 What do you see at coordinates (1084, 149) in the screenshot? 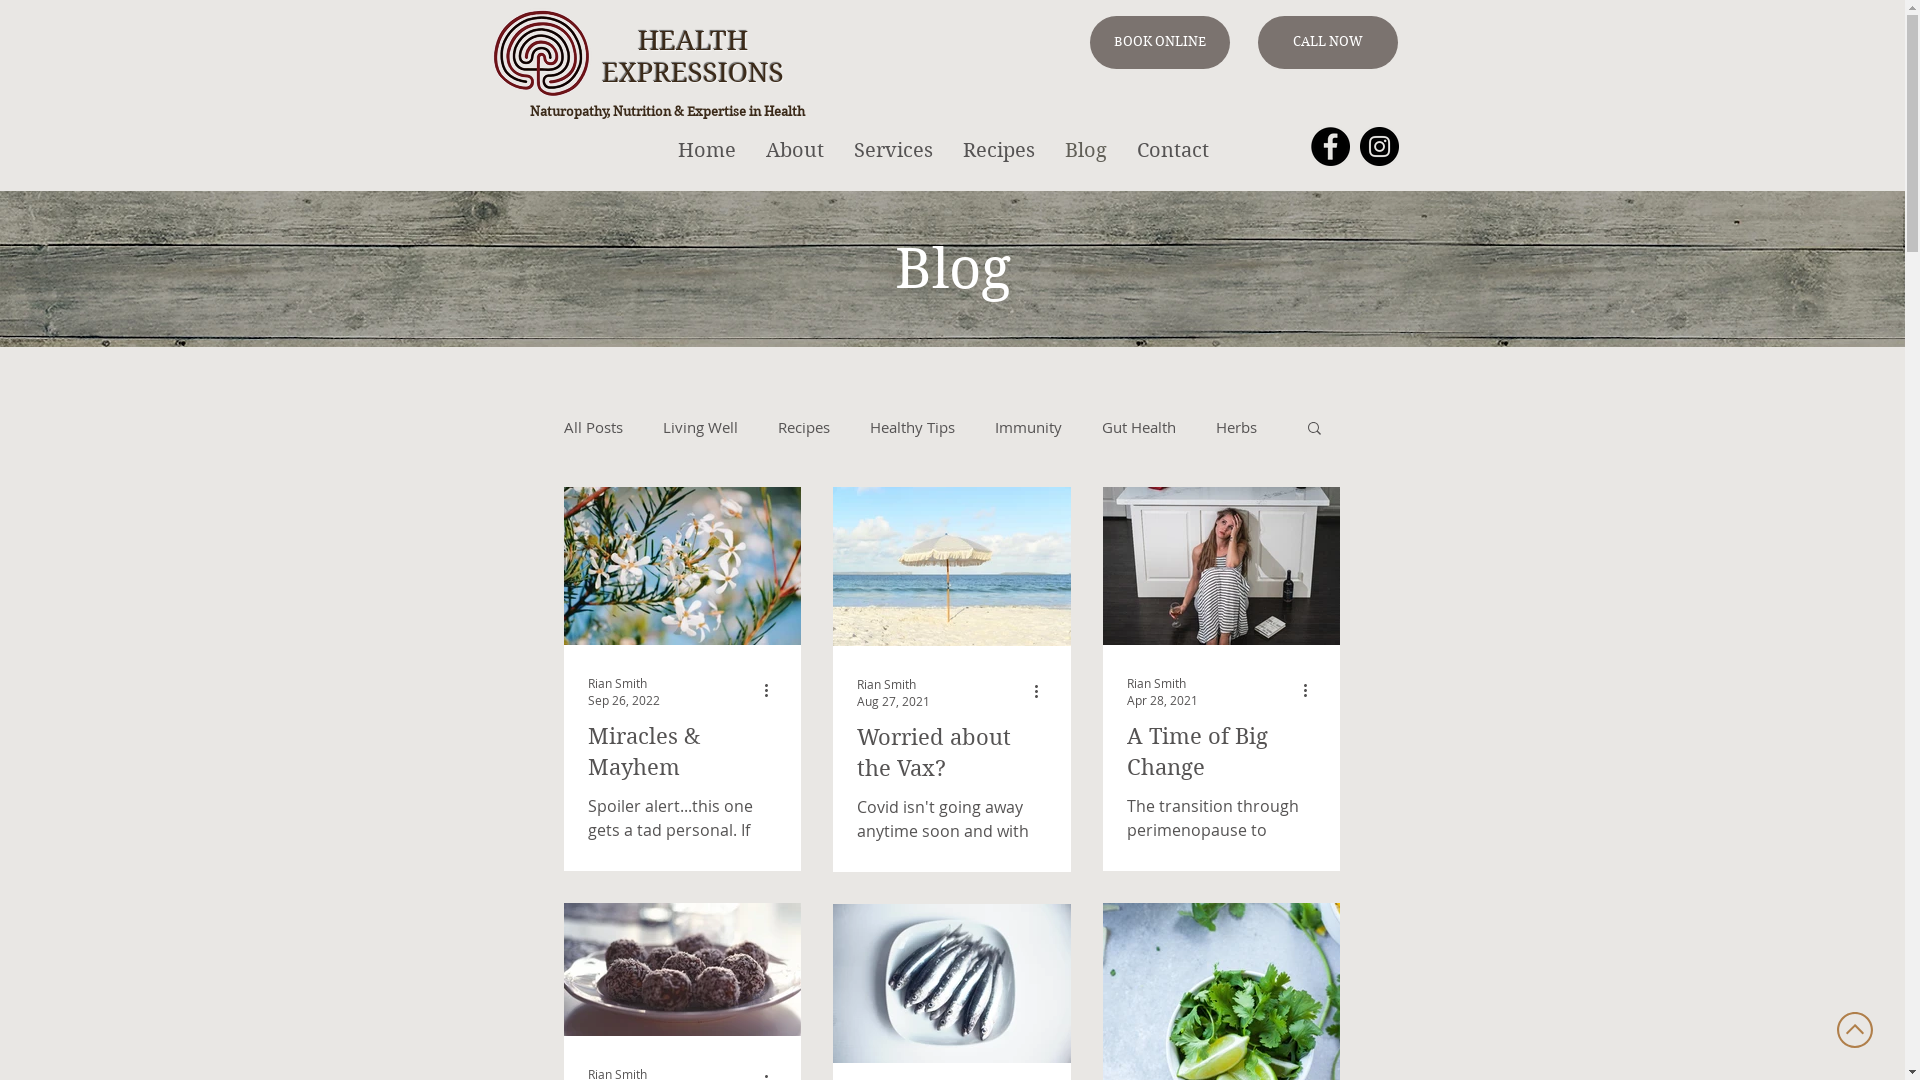
I see `'Blog'` at bounding box center [1084, 149].